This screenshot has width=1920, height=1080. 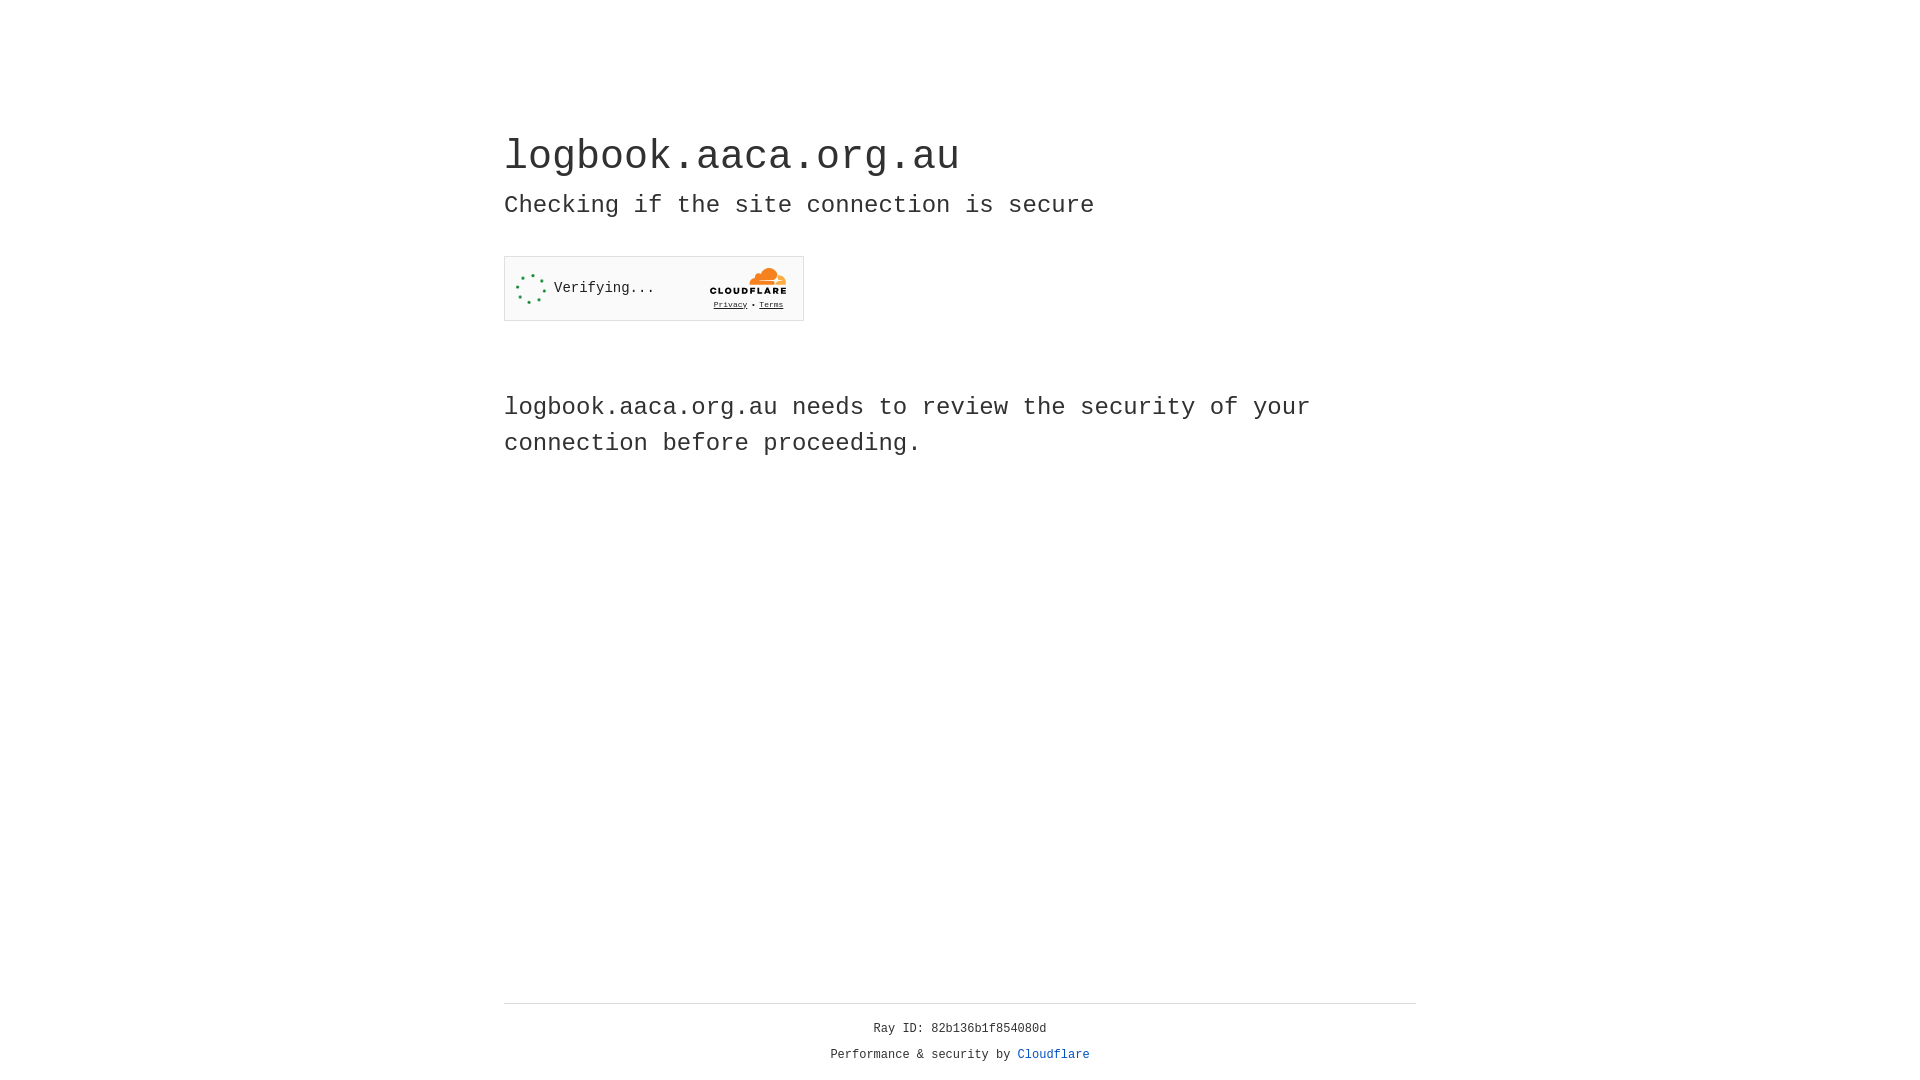 What do you see at coordinates (653, 288) in the screenshot?
I see `'Widget containing a Cloudflare security challenge'` at bounding box center [653, 288].